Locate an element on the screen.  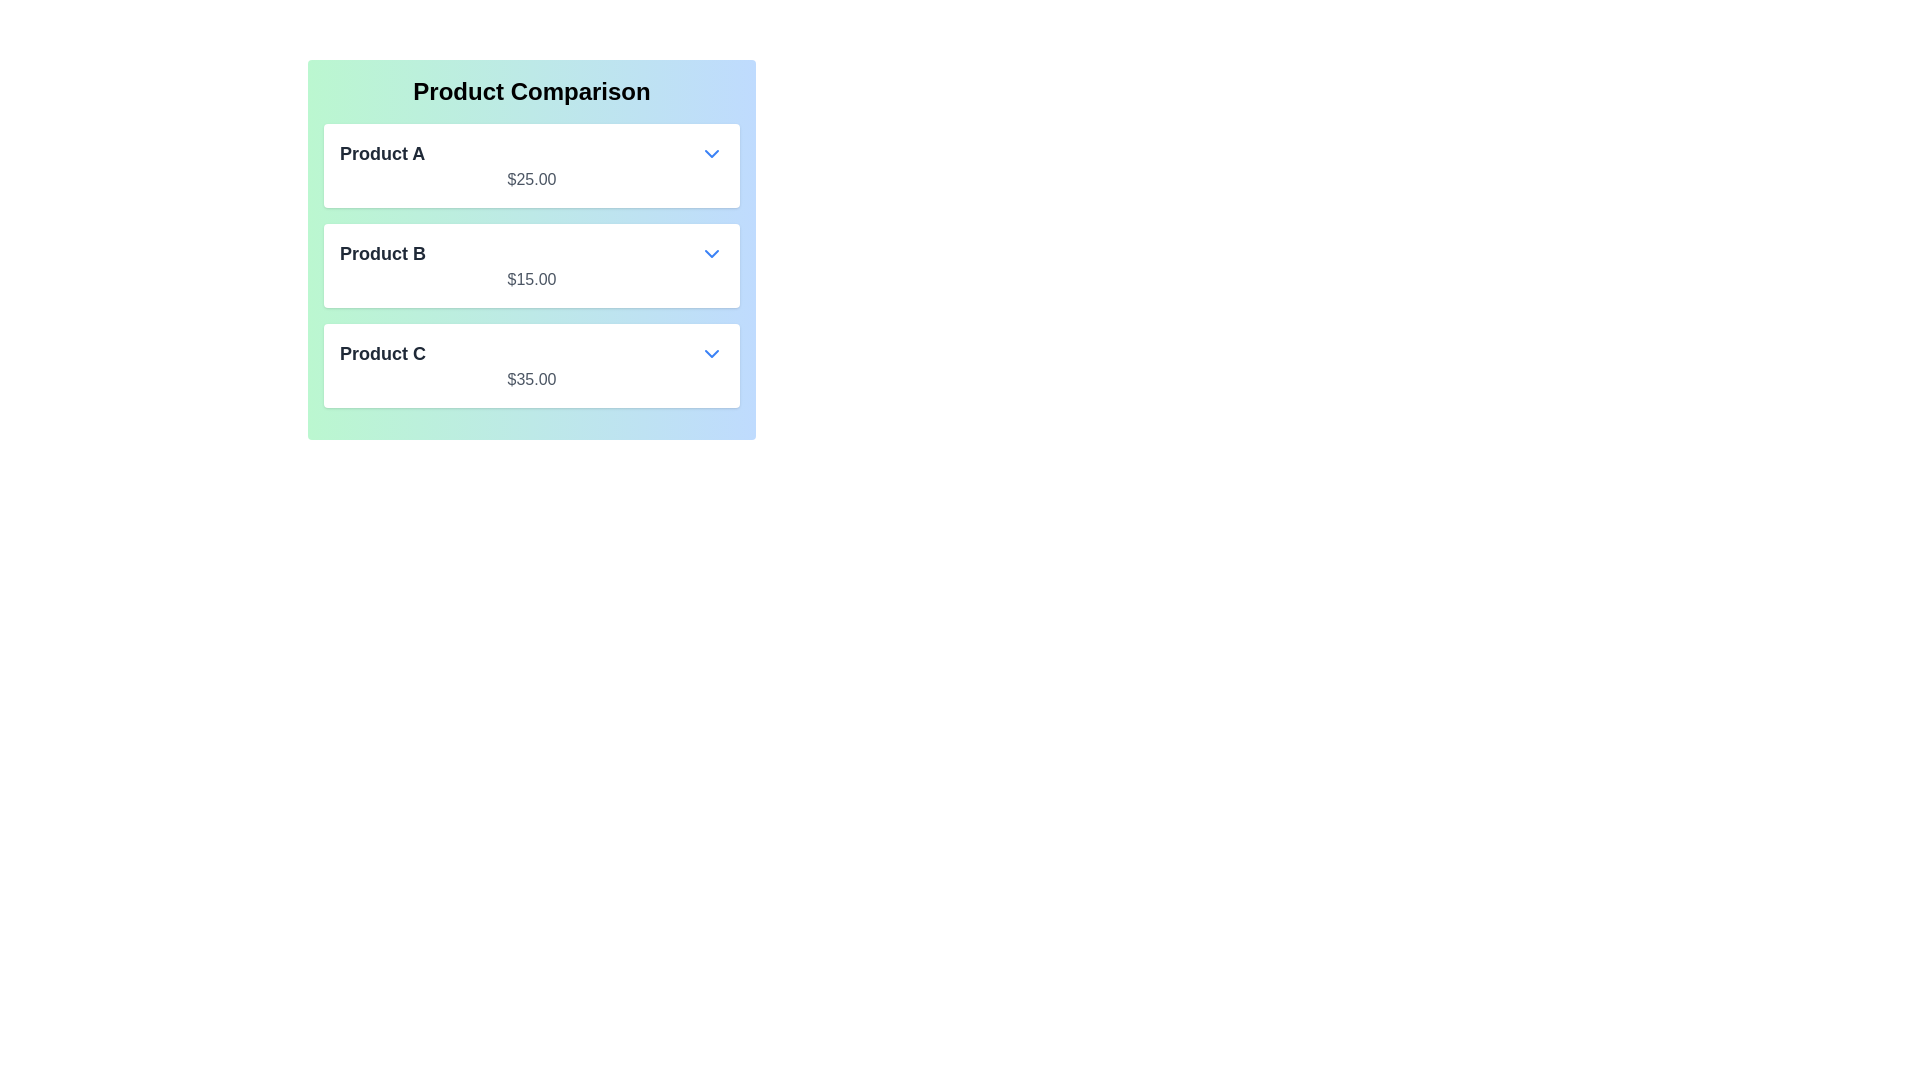
the bold text label that reads 'Product B' in the second row of the comparison table is located at coordinates (383, 253).